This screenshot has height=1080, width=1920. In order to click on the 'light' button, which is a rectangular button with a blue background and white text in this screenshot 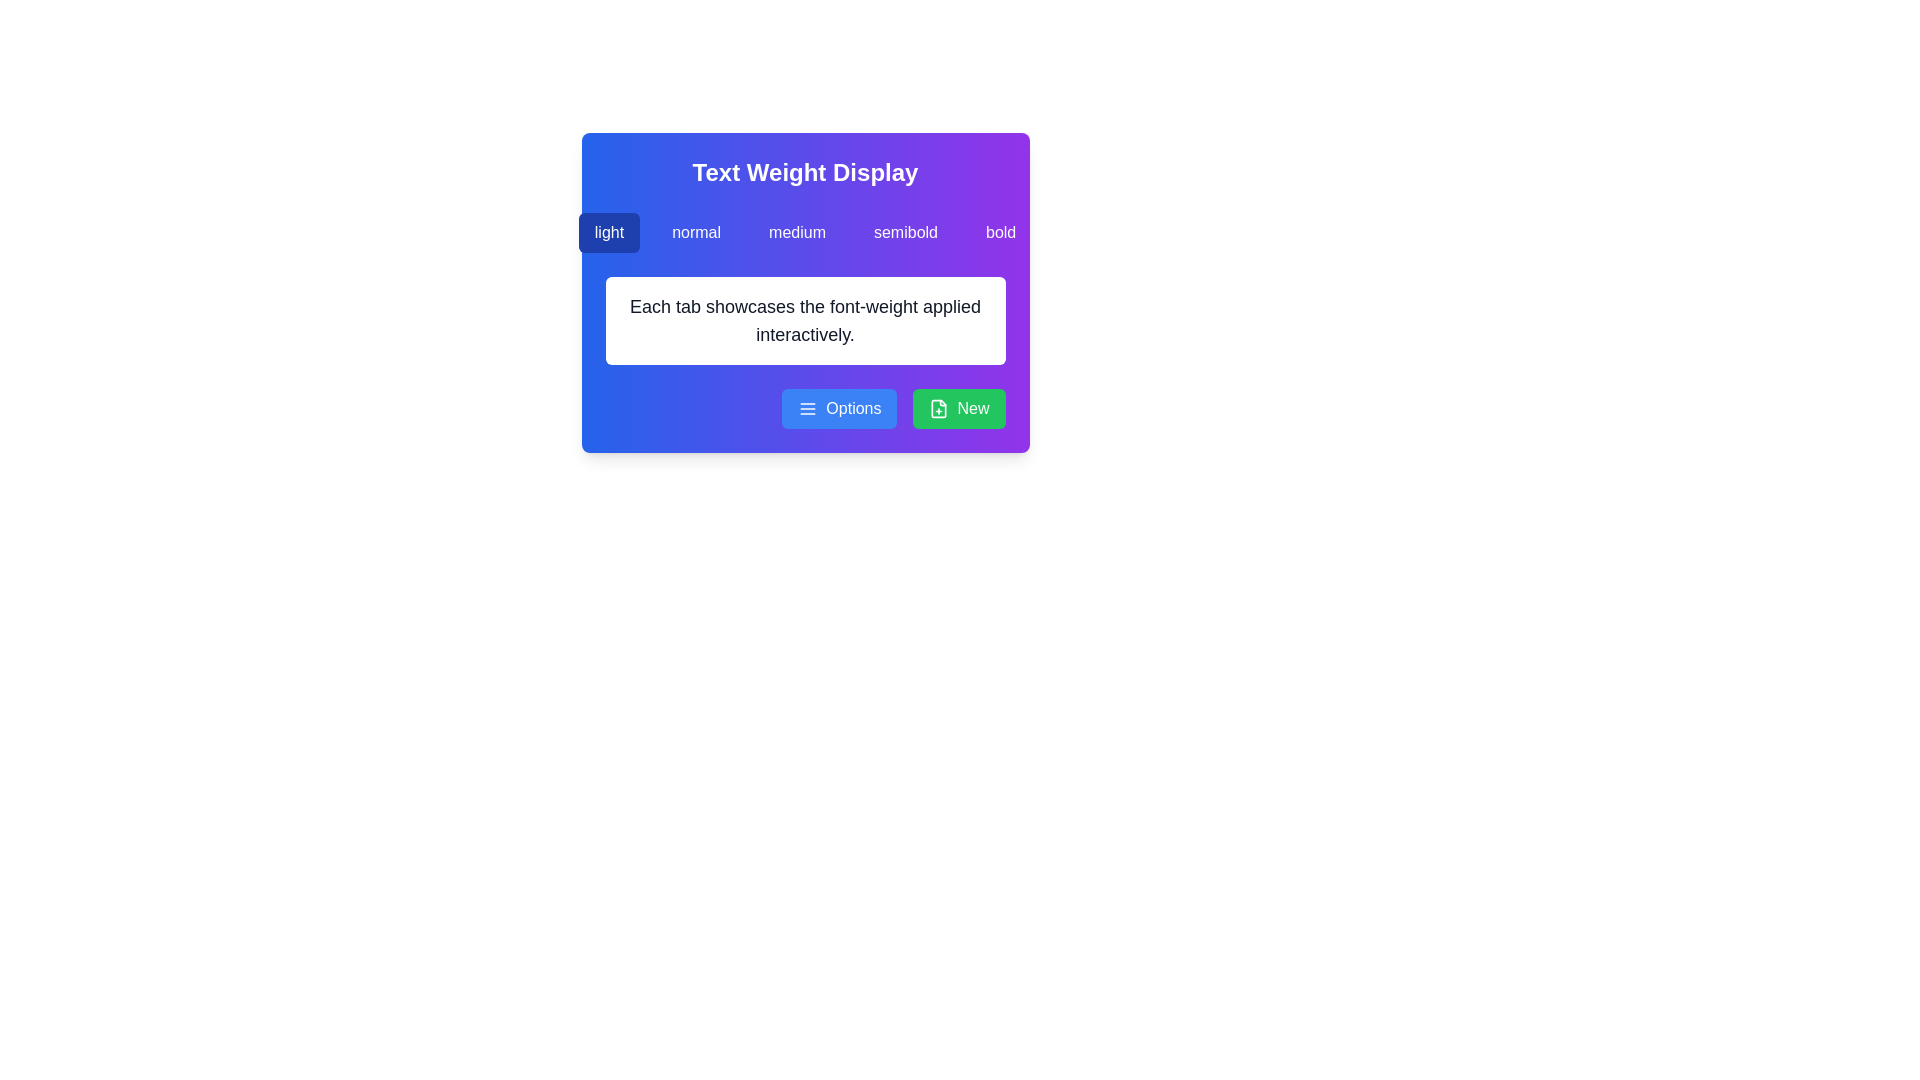, I will do `click(608, 231)`.